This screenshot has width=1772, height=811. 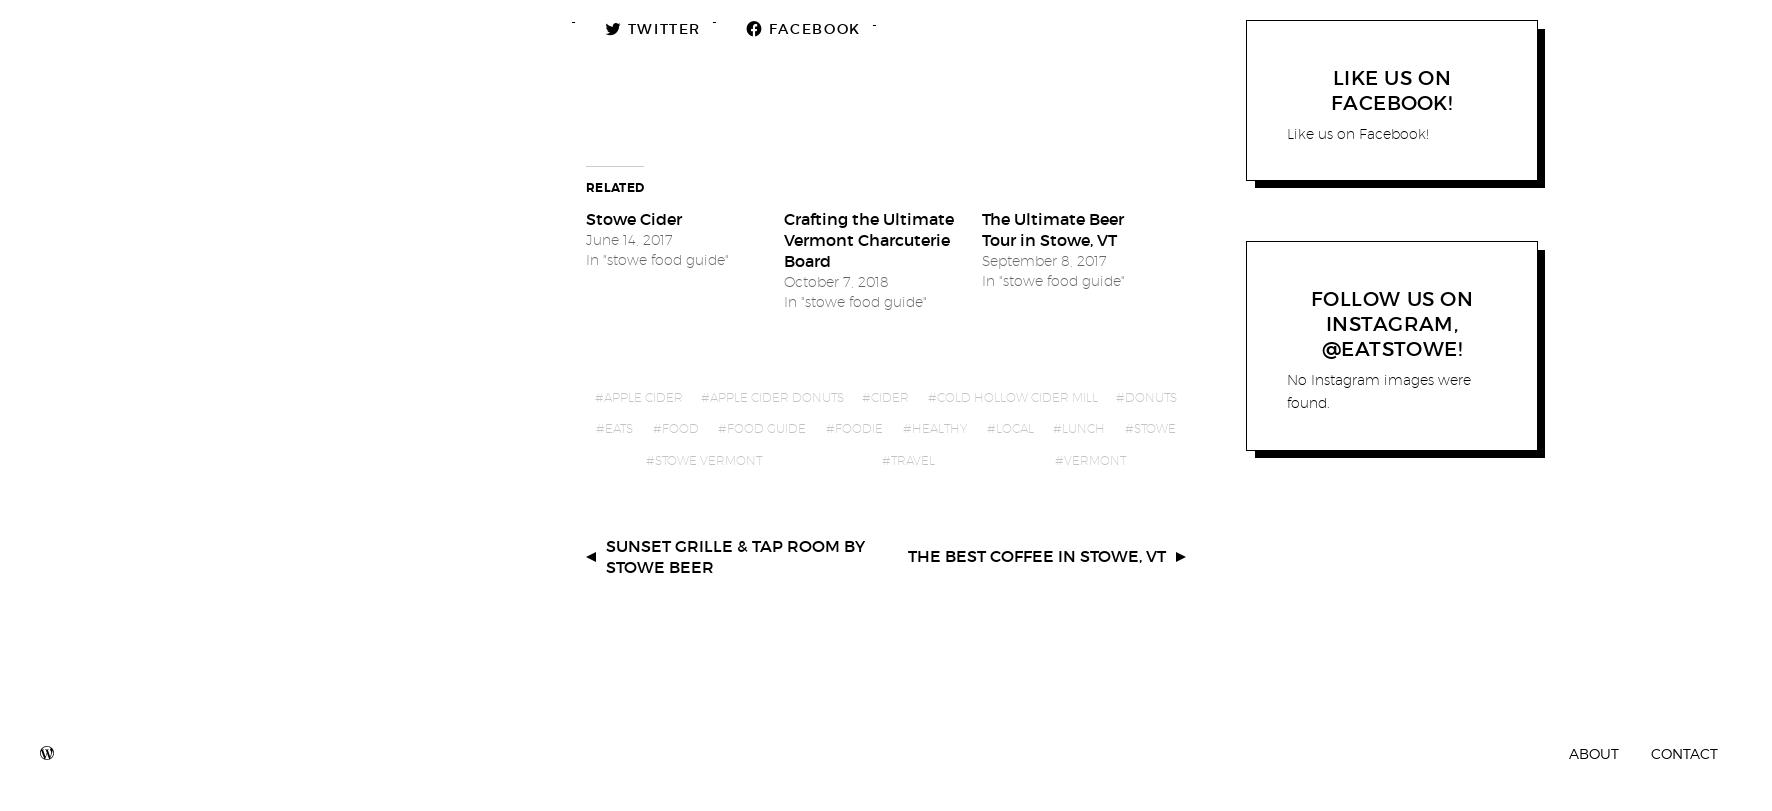 I want to click on 'Follow us on Instagram, @EatStowe!', so click(x=1390, y=323).